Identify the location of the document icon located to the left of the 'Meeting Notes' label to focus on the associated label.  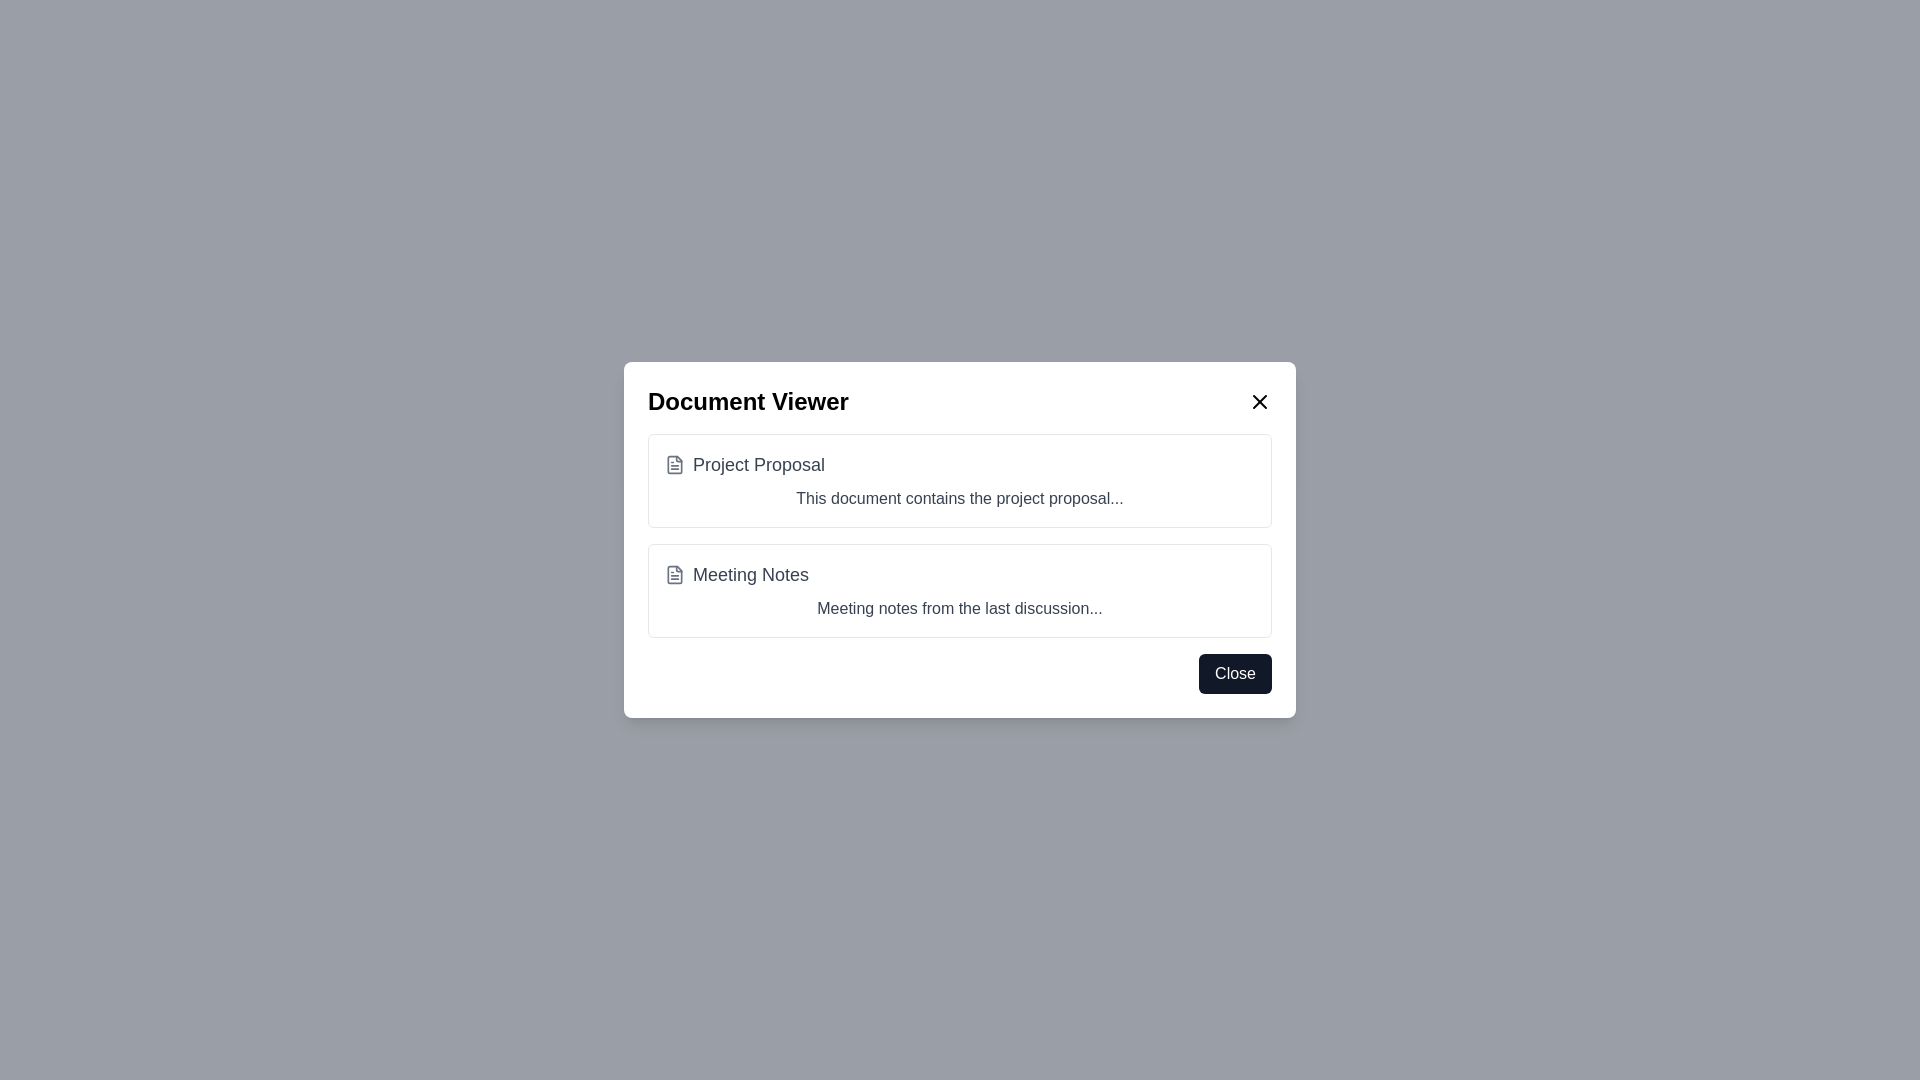
(675, 574).